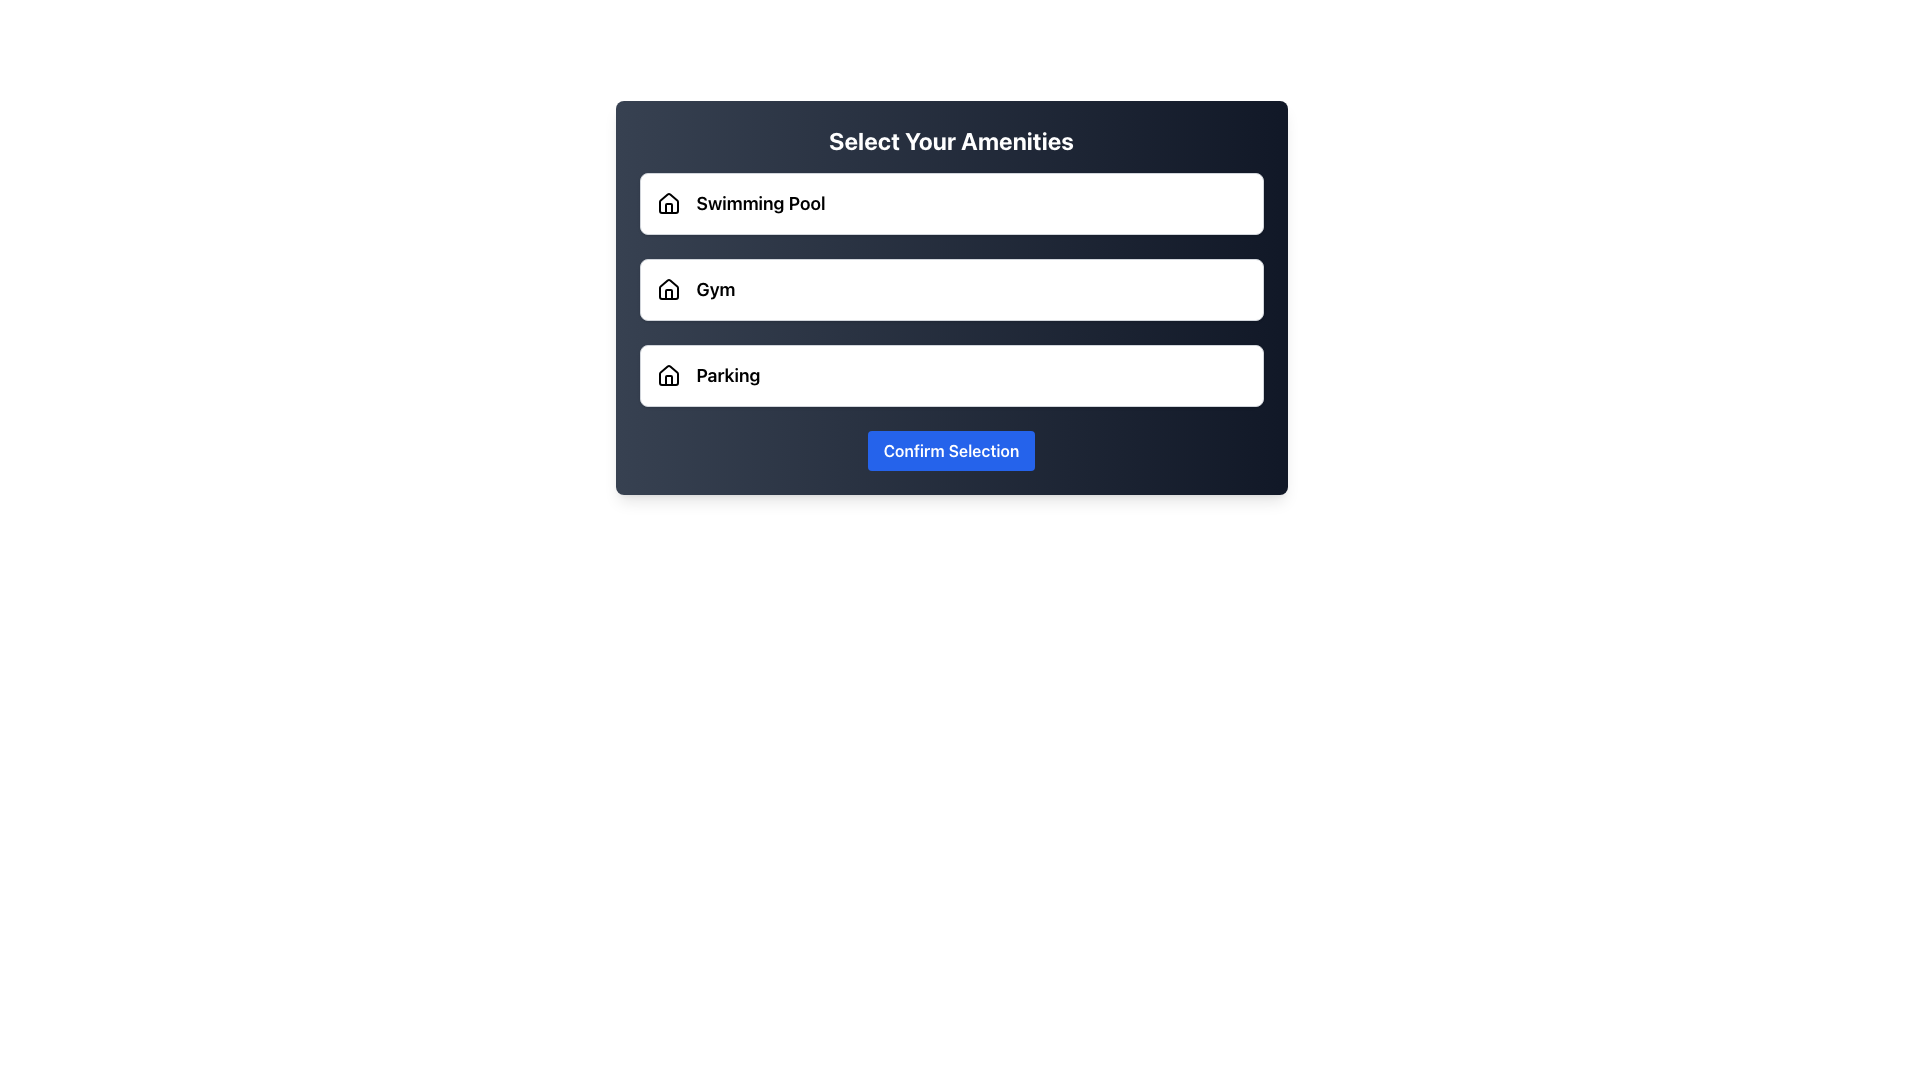 The image size is (1920, 1080). What do you see at coordinates (759, 204) in the screenshot?
I see `the 'Swimming Pool' label located to the right of the house icon in the first item of the amenities list` at bounding box center [759, 204].